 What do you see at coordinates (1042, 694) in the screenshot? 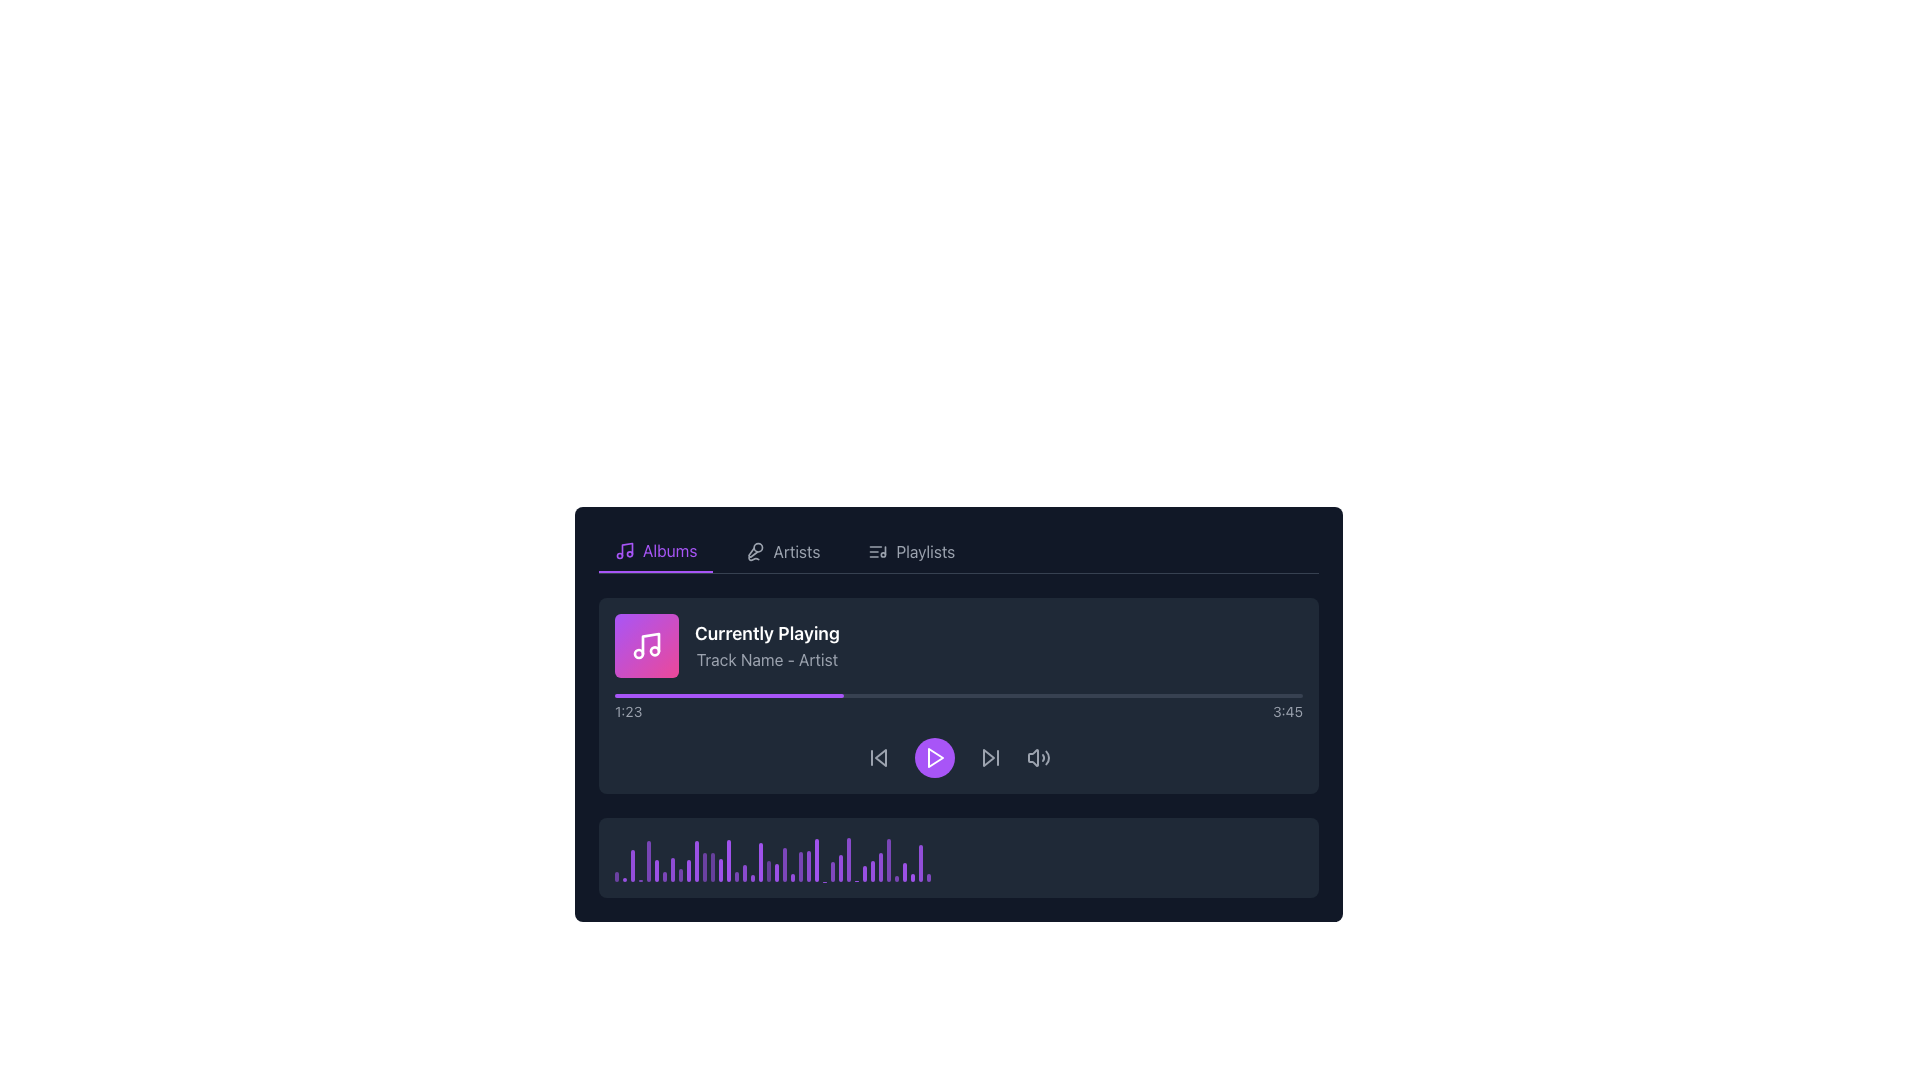
I see `the playback position` at bounding box center [1042, 694].